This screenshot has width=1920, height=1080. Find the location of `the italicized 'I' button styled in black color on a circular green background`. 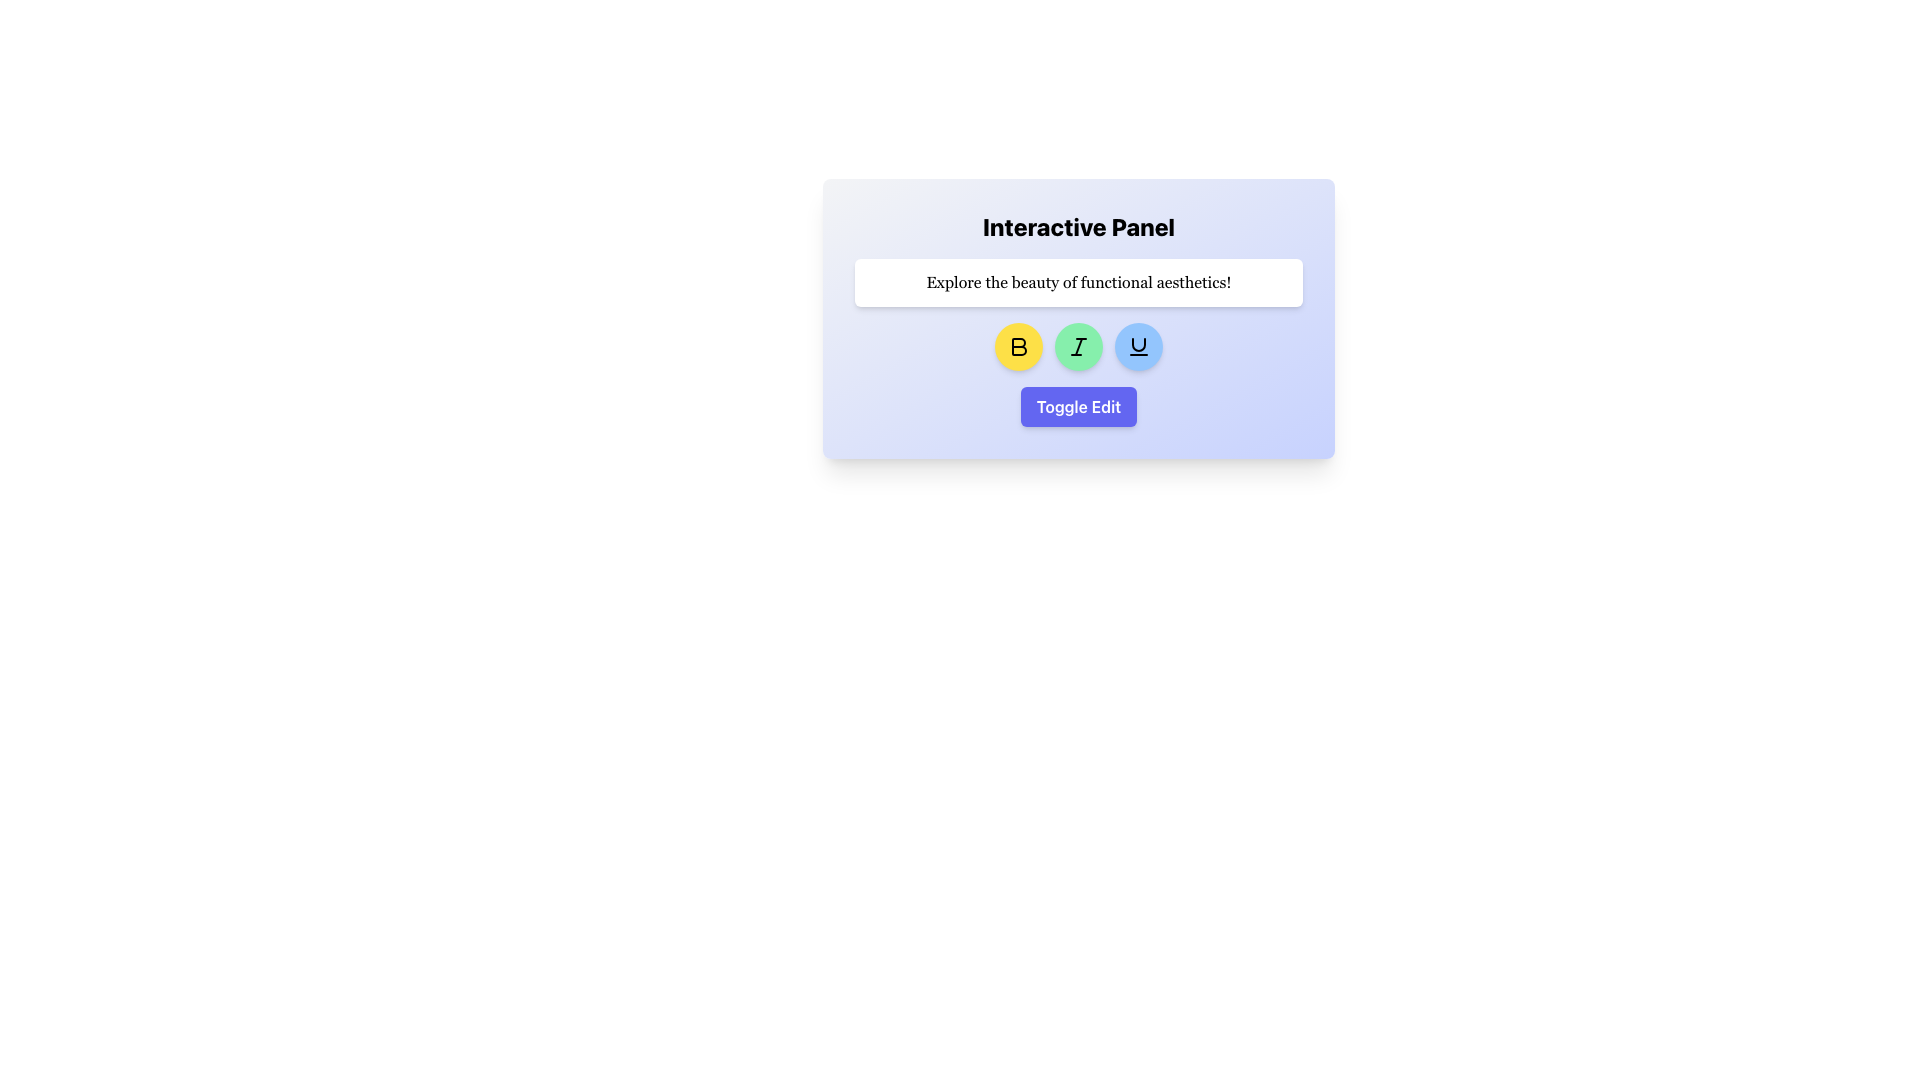

the italicized 'I' button styled in black color on a circular green background is located at coordinates (1078, 346).